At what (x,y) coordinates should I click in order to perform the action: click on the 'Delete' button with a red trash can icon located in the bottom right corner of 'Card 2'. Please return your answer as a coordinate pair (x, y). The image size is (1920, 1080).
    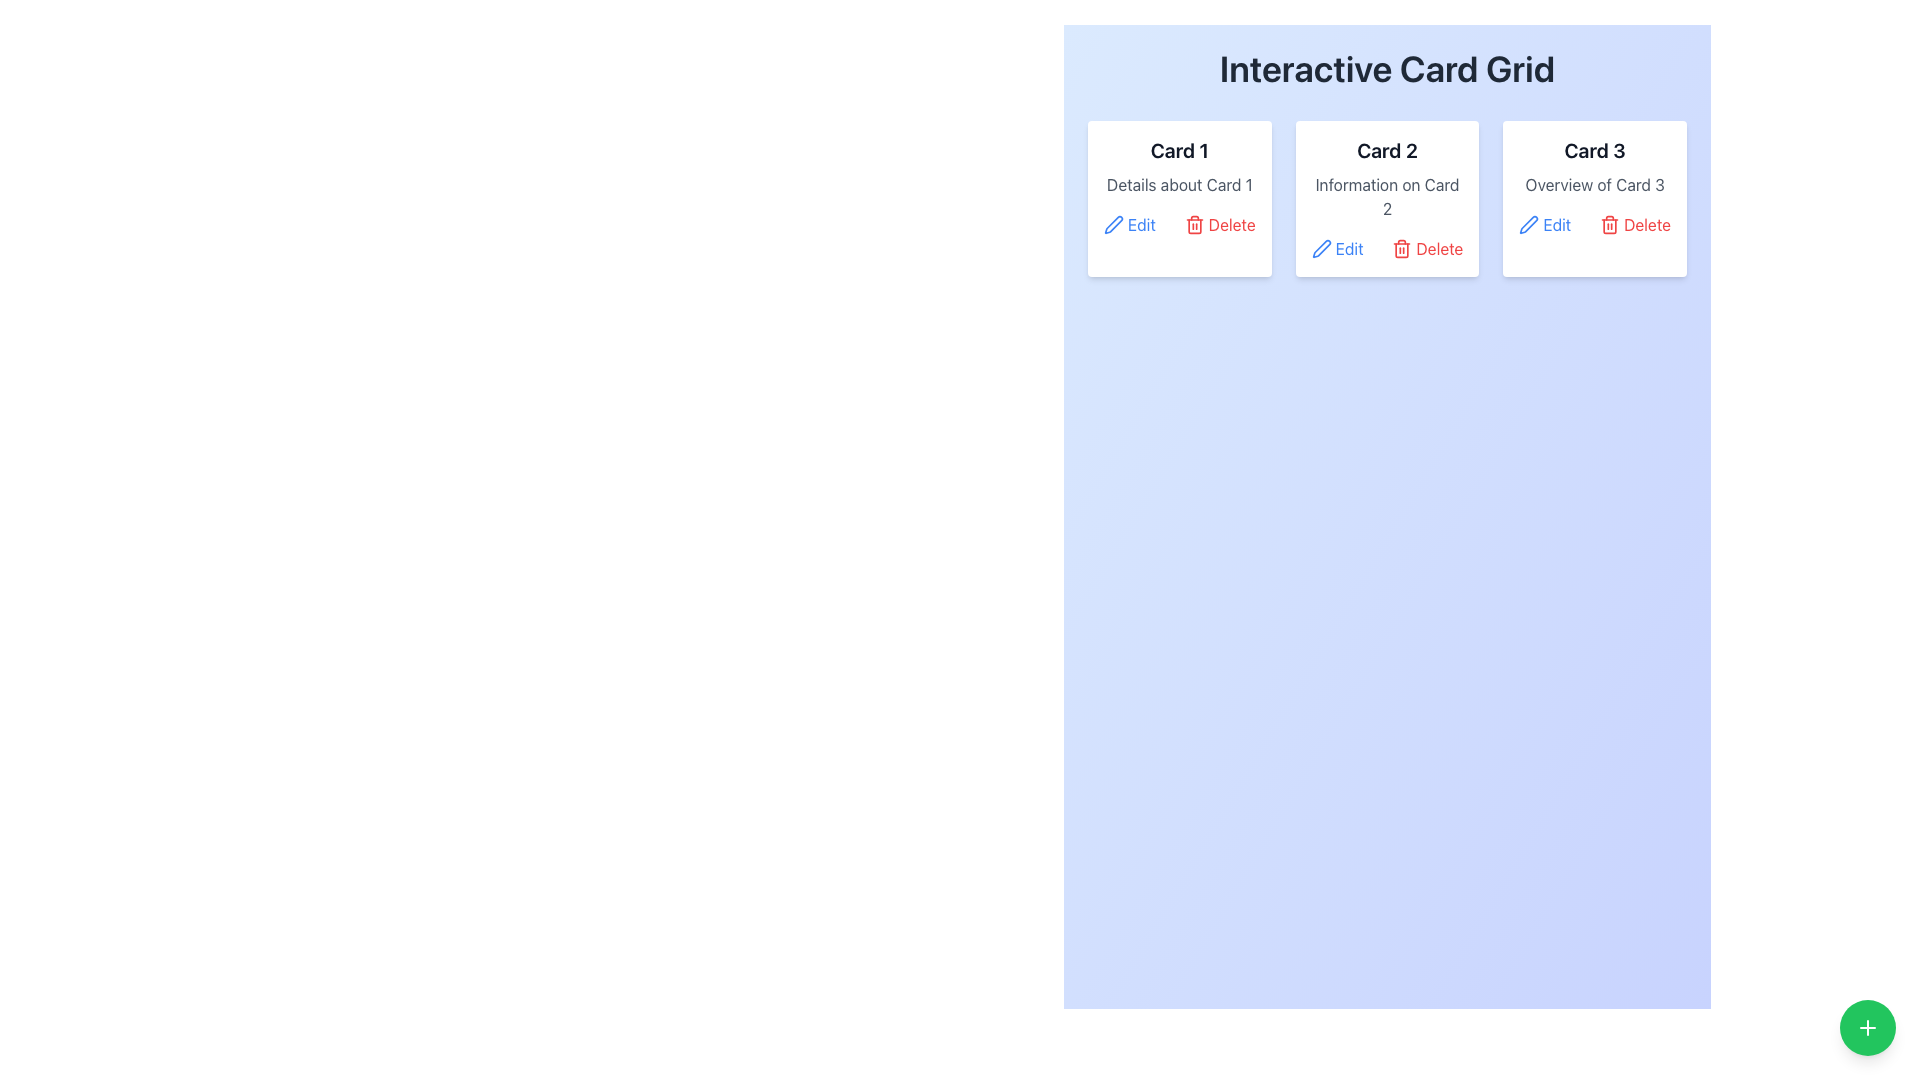
    Looking at the image, I should click on (1426, 248).